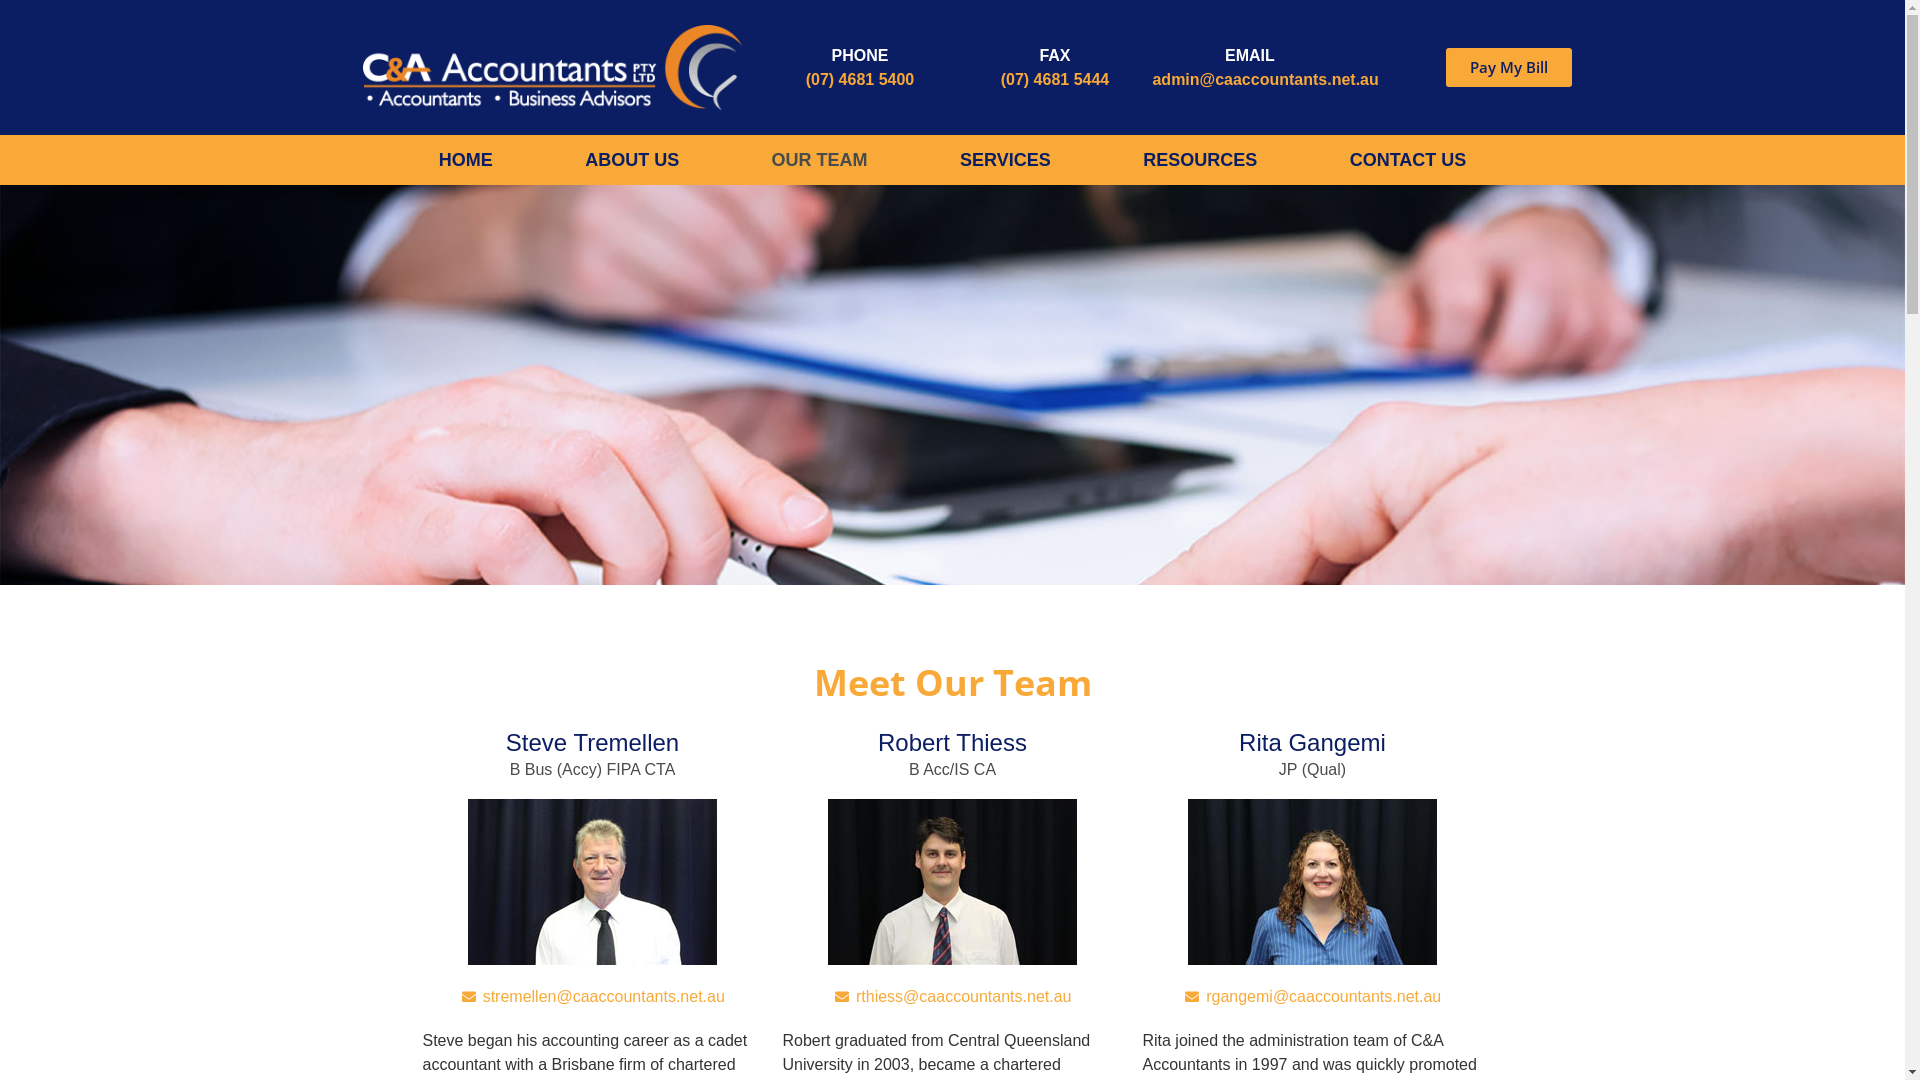 The height and width of the screenshot is (1080, 1920). Describe the element at coordinates (1200, 158) in the screenshot. I see `'RESOURCES'` at that location.